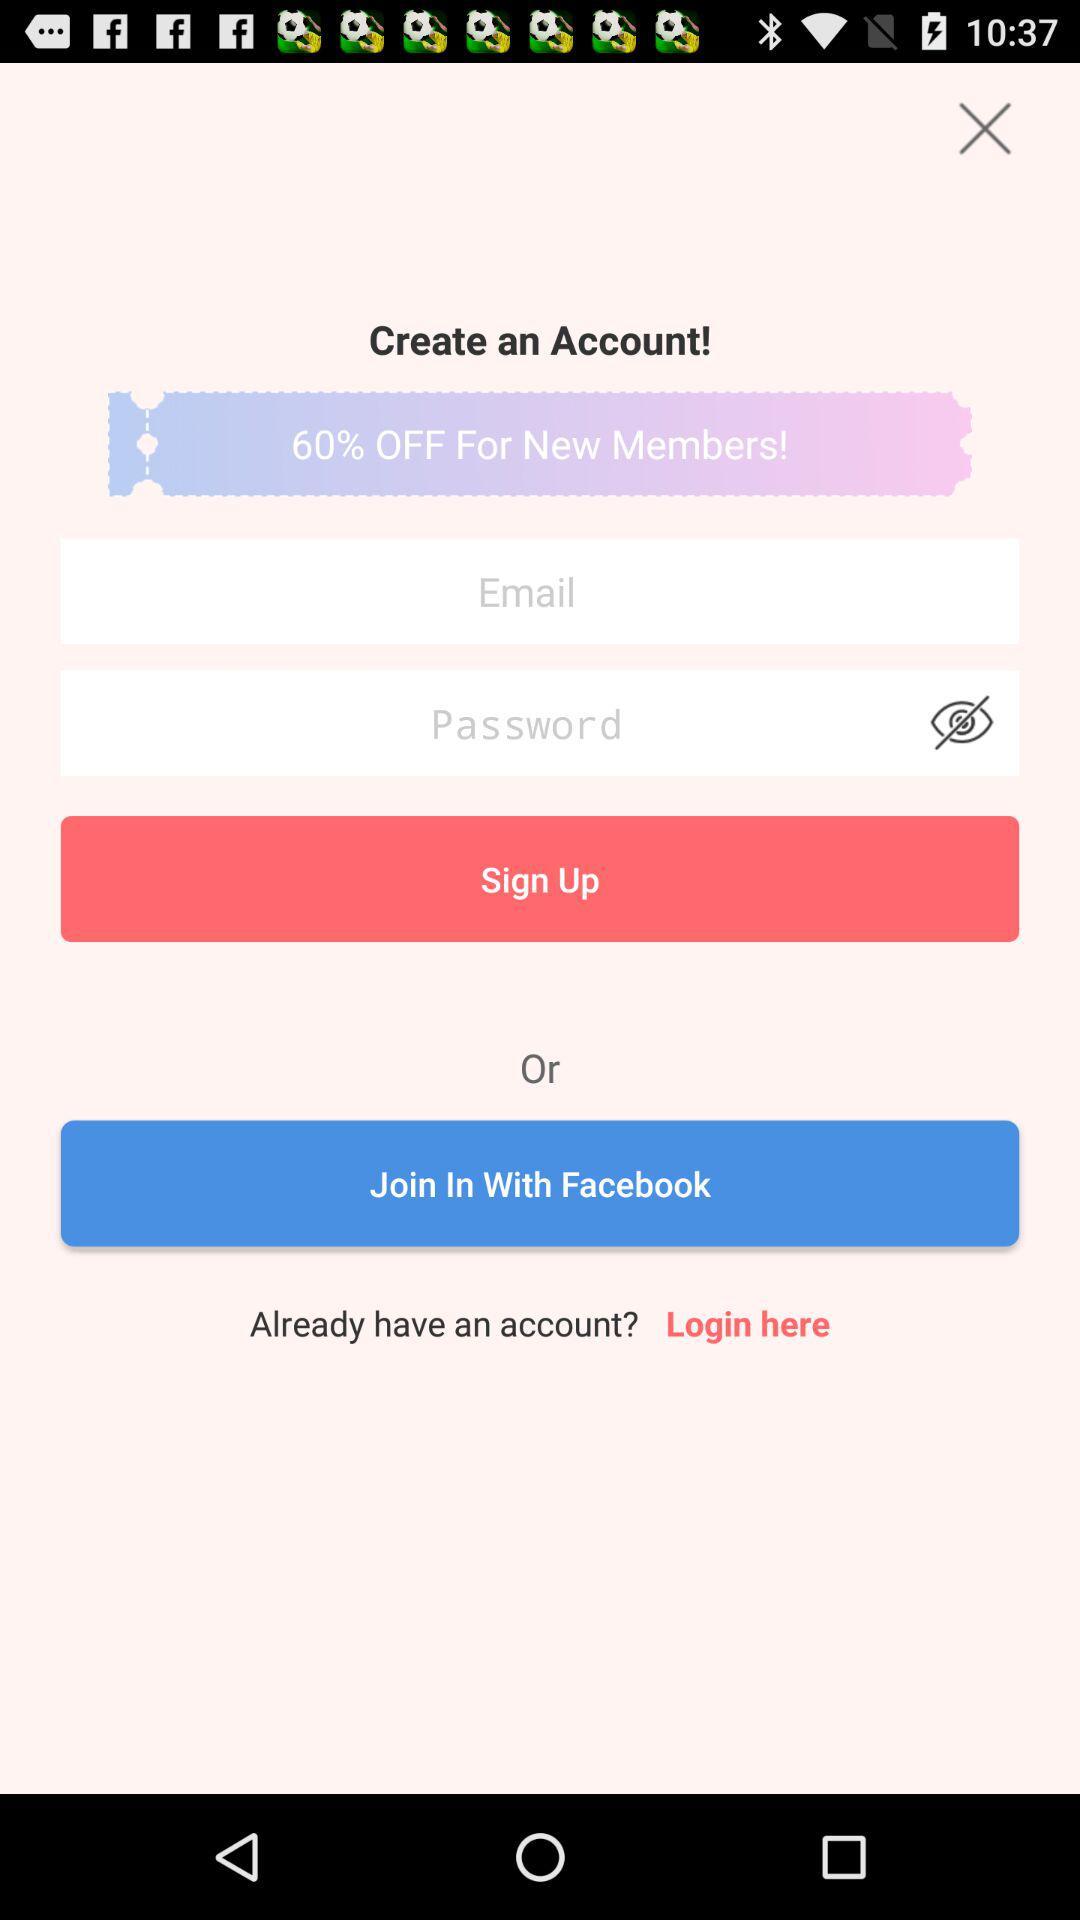 This screenshot has width=1080, height=1920. What do you see at coordinates (540, 590) in the screenshot?
I see `email address` at bounding box center [540, 590].